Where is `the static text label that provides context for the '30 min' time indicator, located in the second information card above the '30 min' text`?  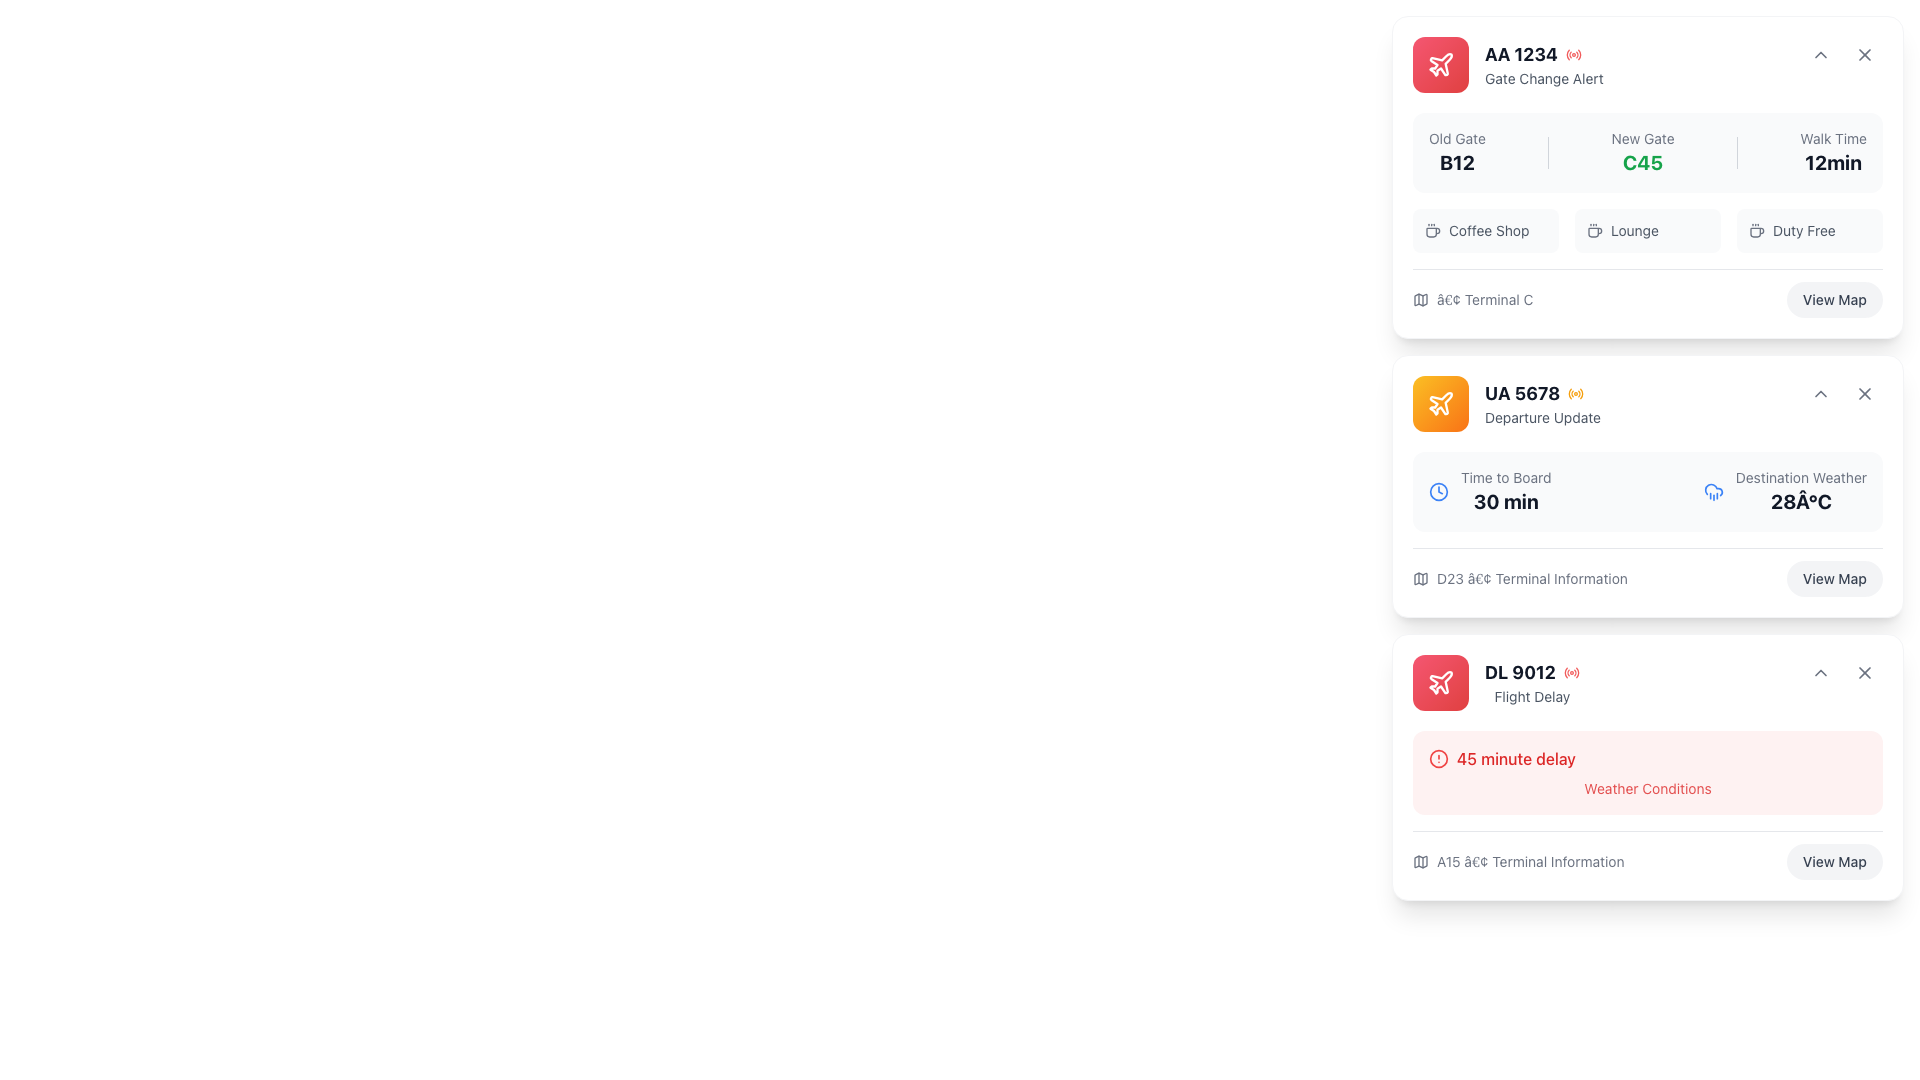
the static text label that provides context for the '30 min' time indicator, located in the second information card above the '30 min' text is located at coordinates (1506, 478).